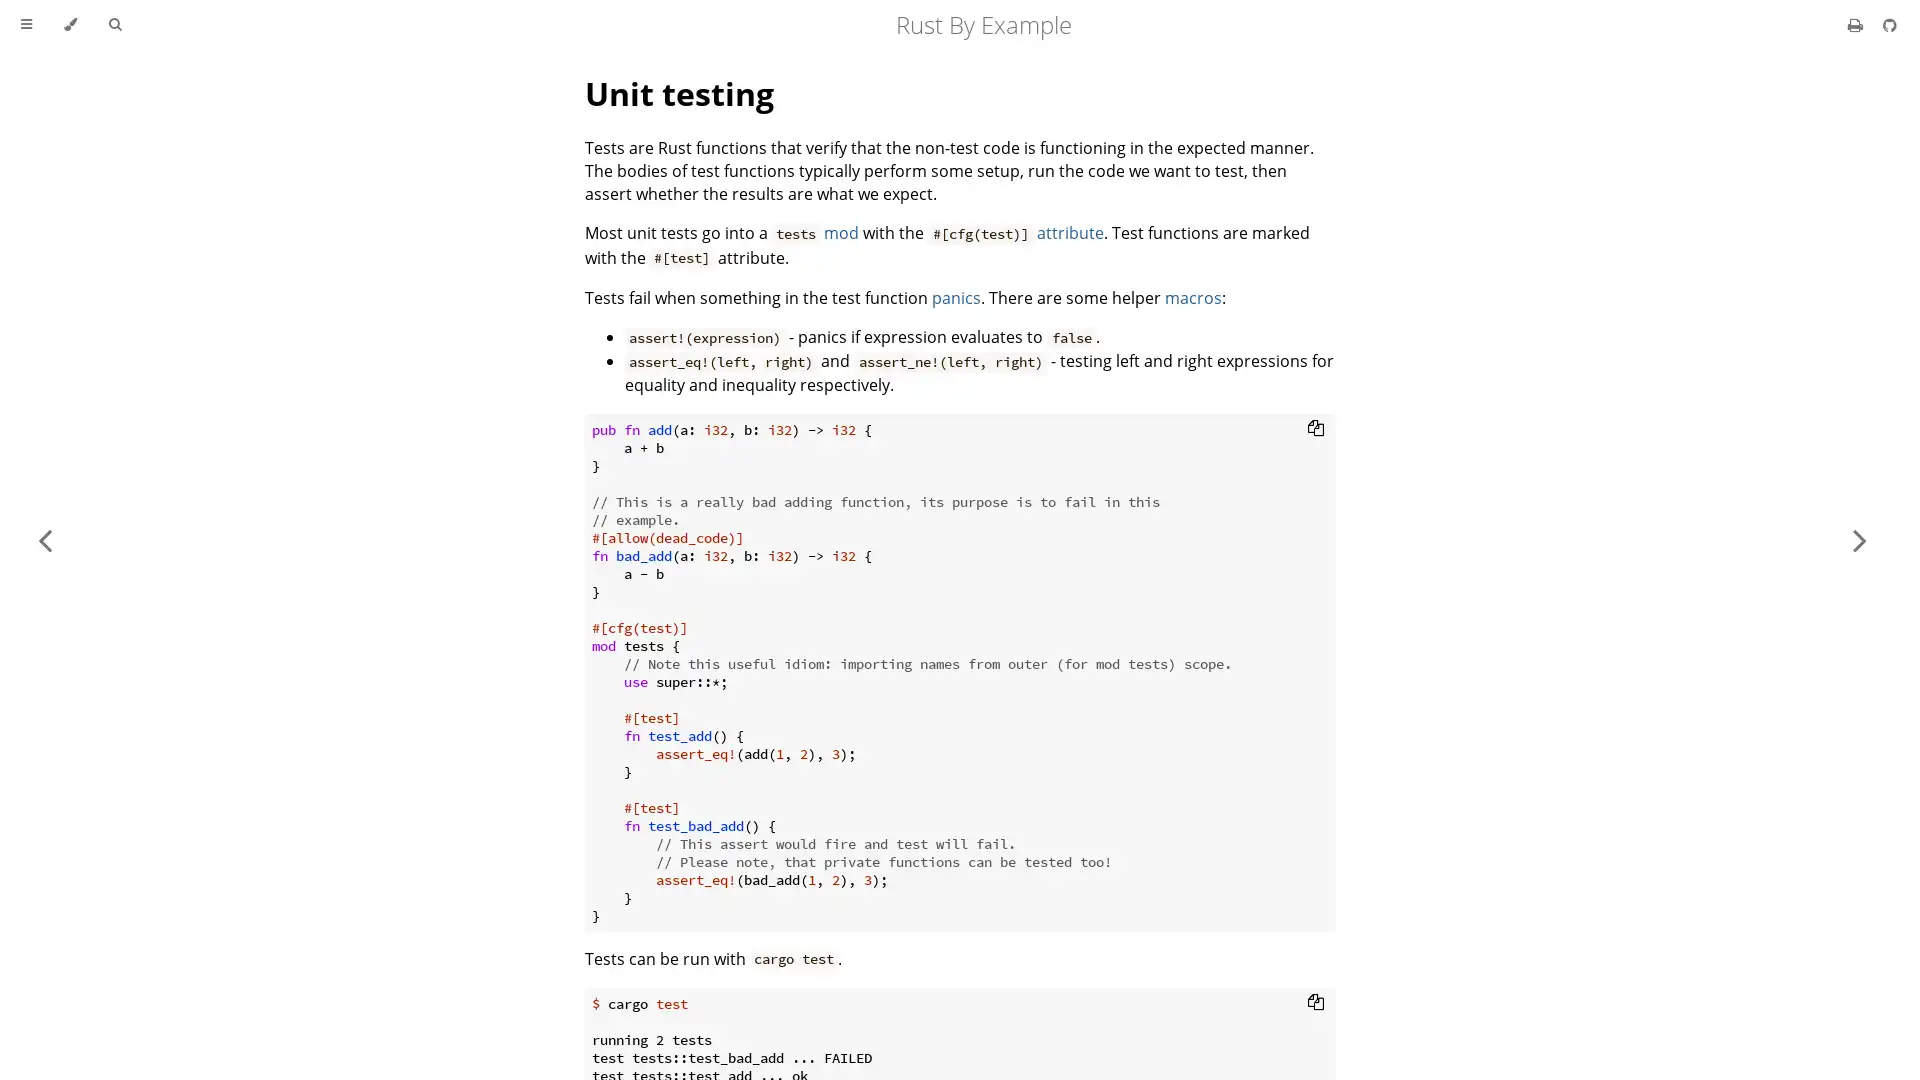 This screenshot has width=1920, height=1080. Describe the element at coordinates (1315, 426) in the screenshot. I see `Copy to clipboard` at that location.